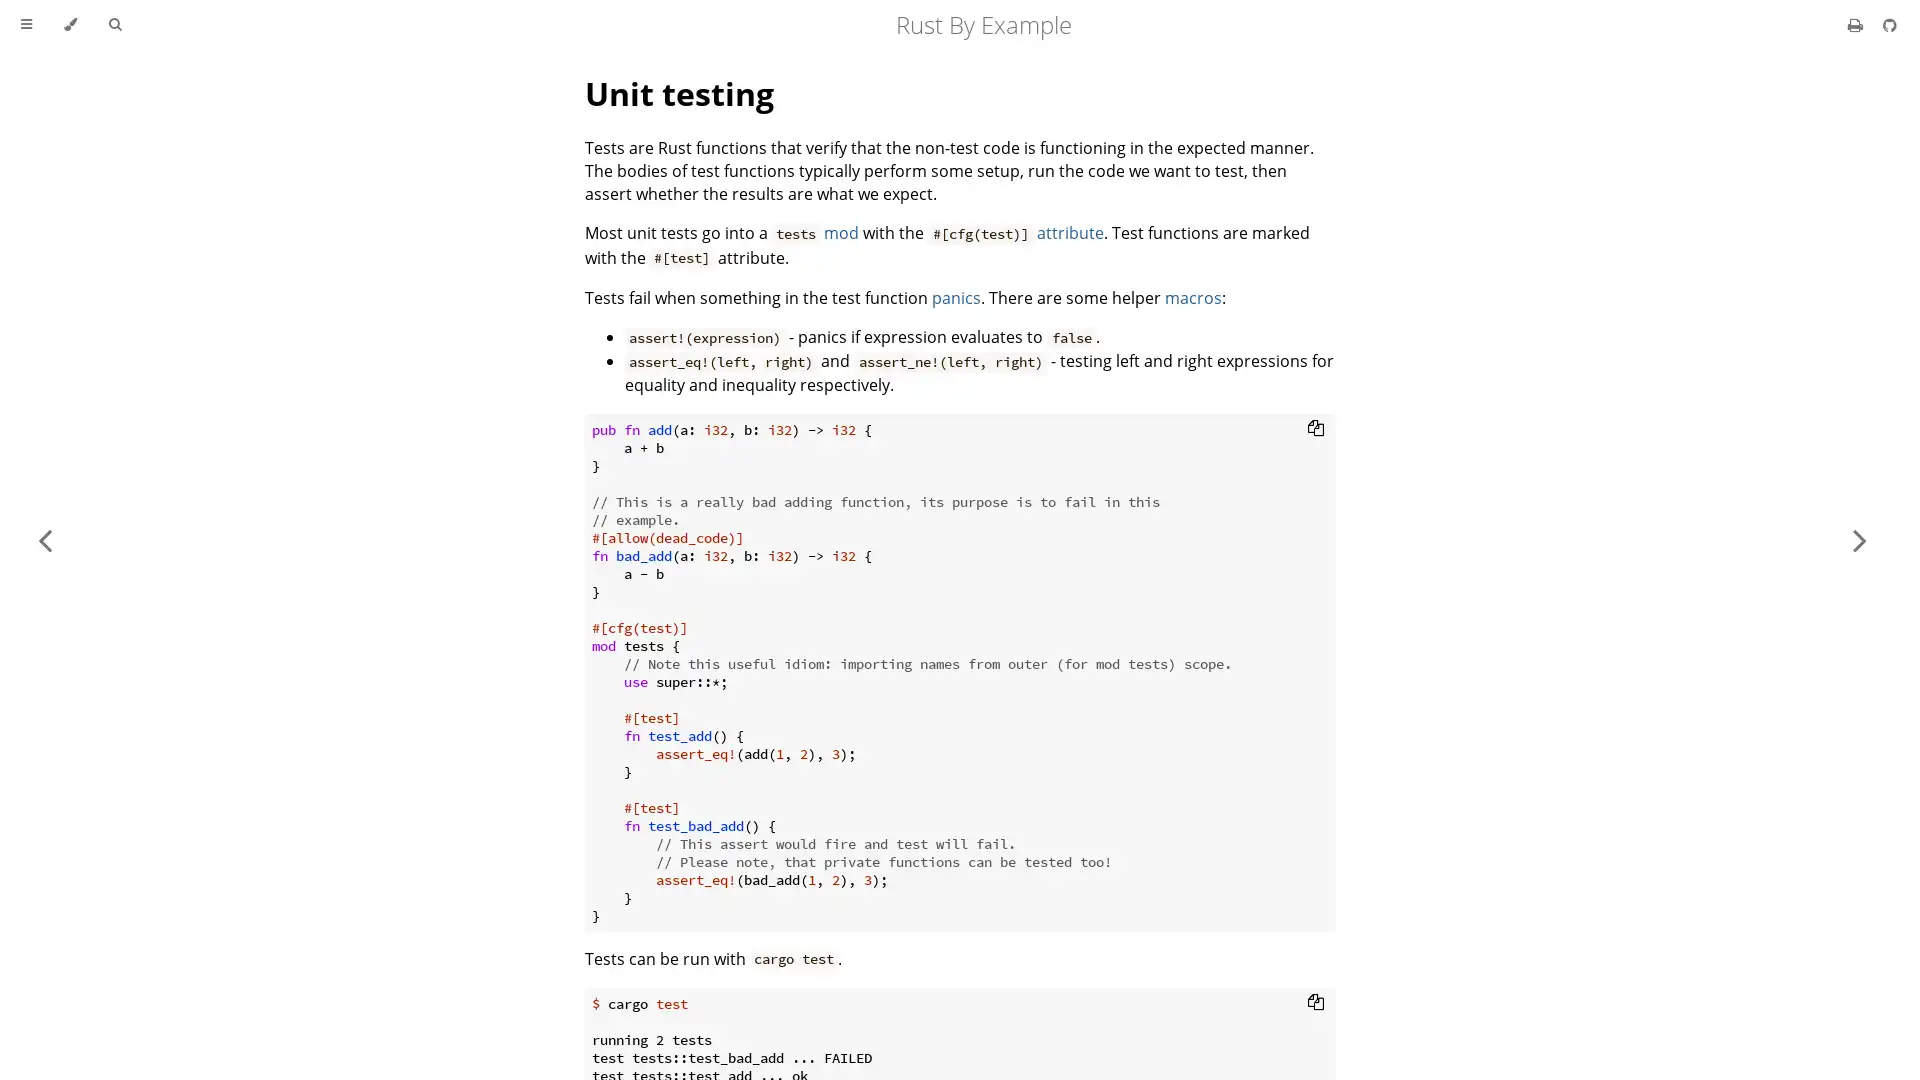 This screenshot has width=1920, height=1080. Describe the element at coordinates (1315, 426) in the screenshot. I see `Copy to clipboard` at that location.